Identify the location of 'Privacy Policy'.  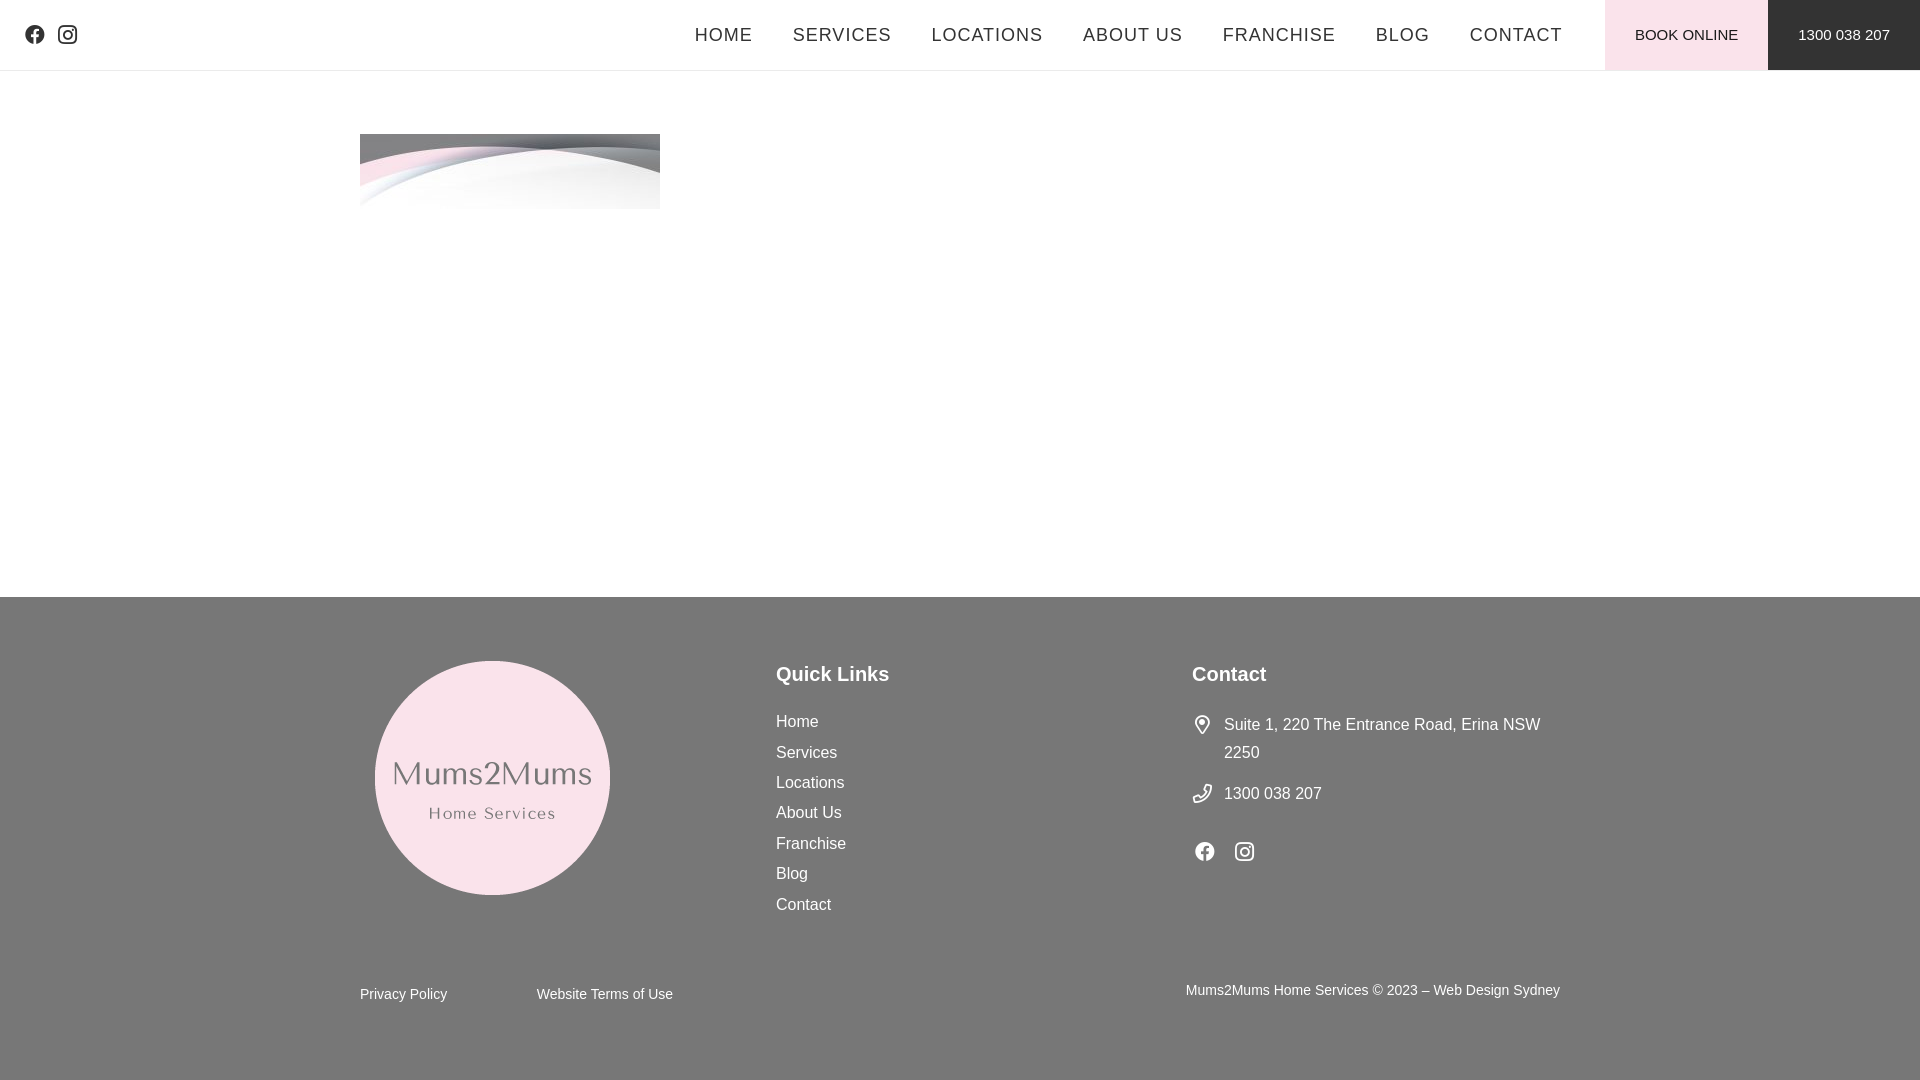
(360, 994).